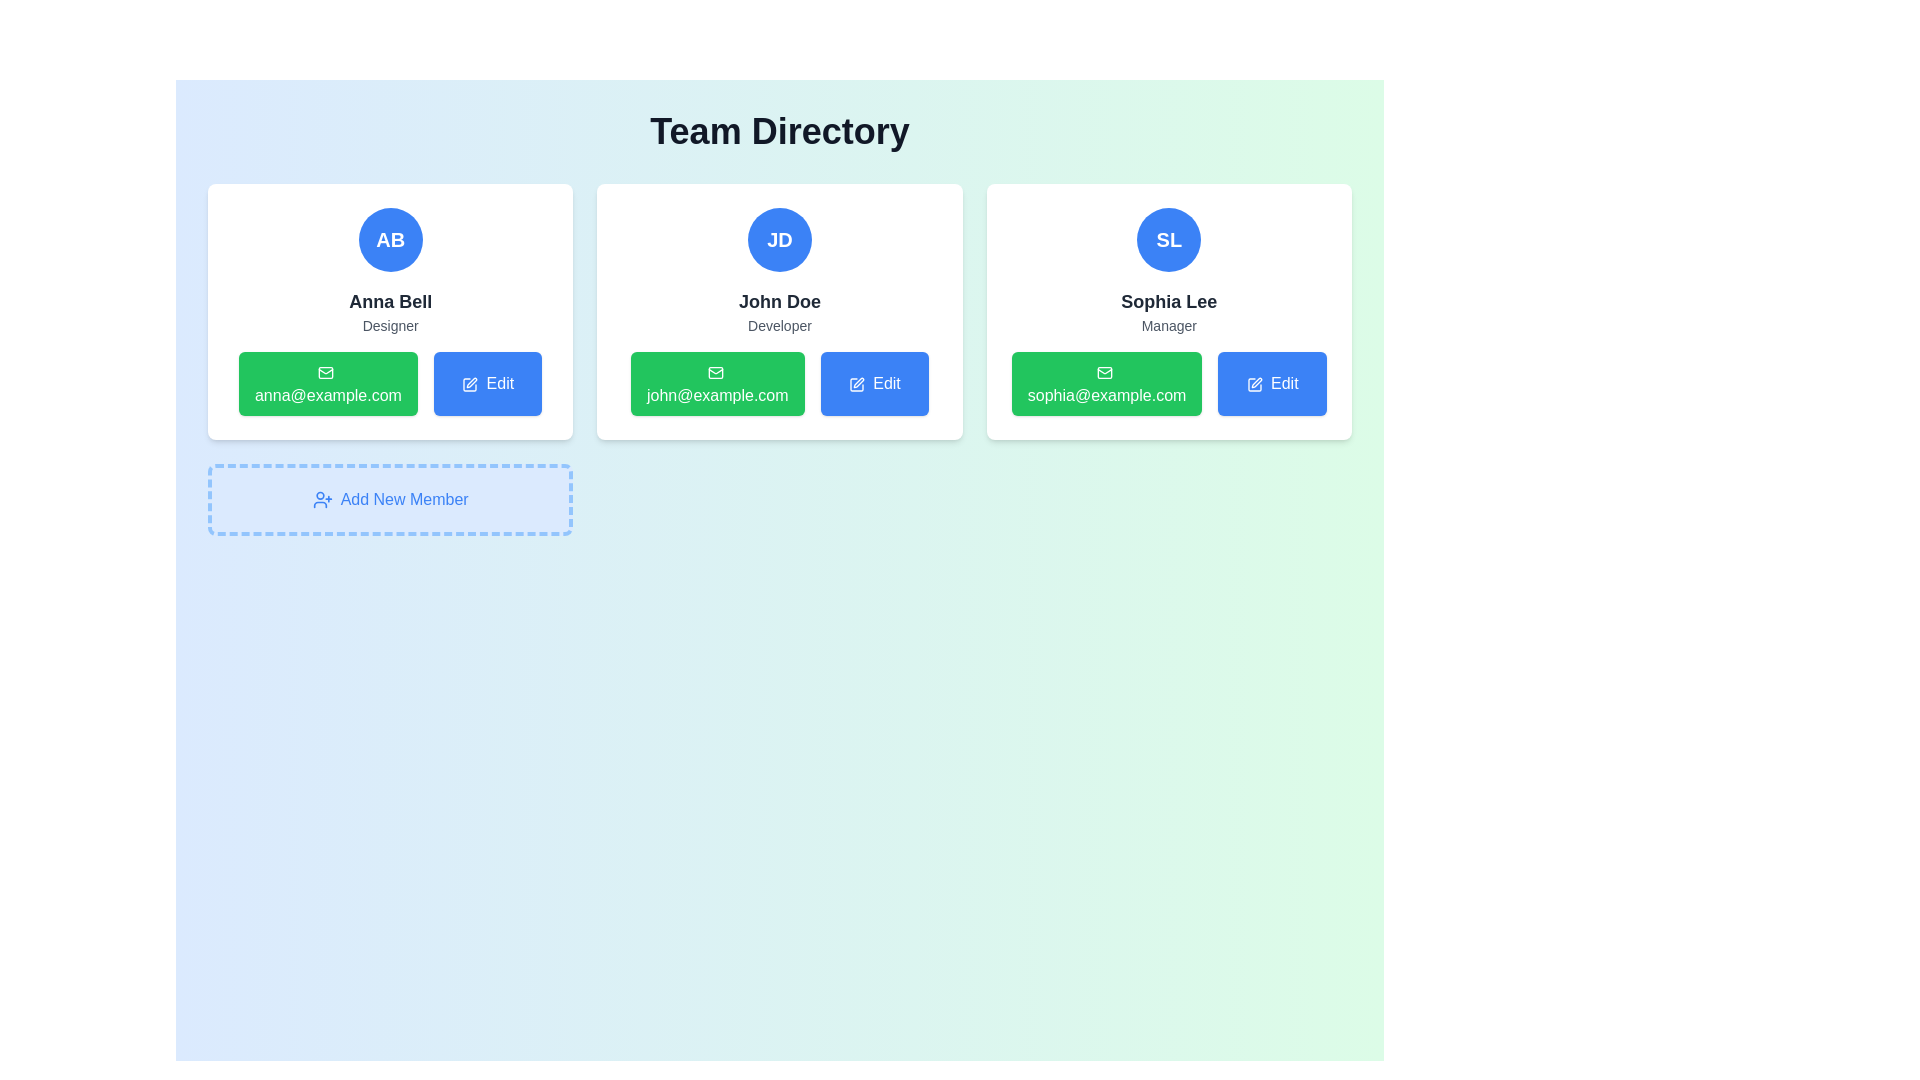 The width and height of the screenshot is (1920, 1080). Describe the element at coordinates (1169, 312) in the screenshot. I see `the third user card in the Team Directory, which features a blue circular badge with 'SL' initials, the name 'Sophia Lee', the title 'Manager', and buttons for email and edit` at that location.